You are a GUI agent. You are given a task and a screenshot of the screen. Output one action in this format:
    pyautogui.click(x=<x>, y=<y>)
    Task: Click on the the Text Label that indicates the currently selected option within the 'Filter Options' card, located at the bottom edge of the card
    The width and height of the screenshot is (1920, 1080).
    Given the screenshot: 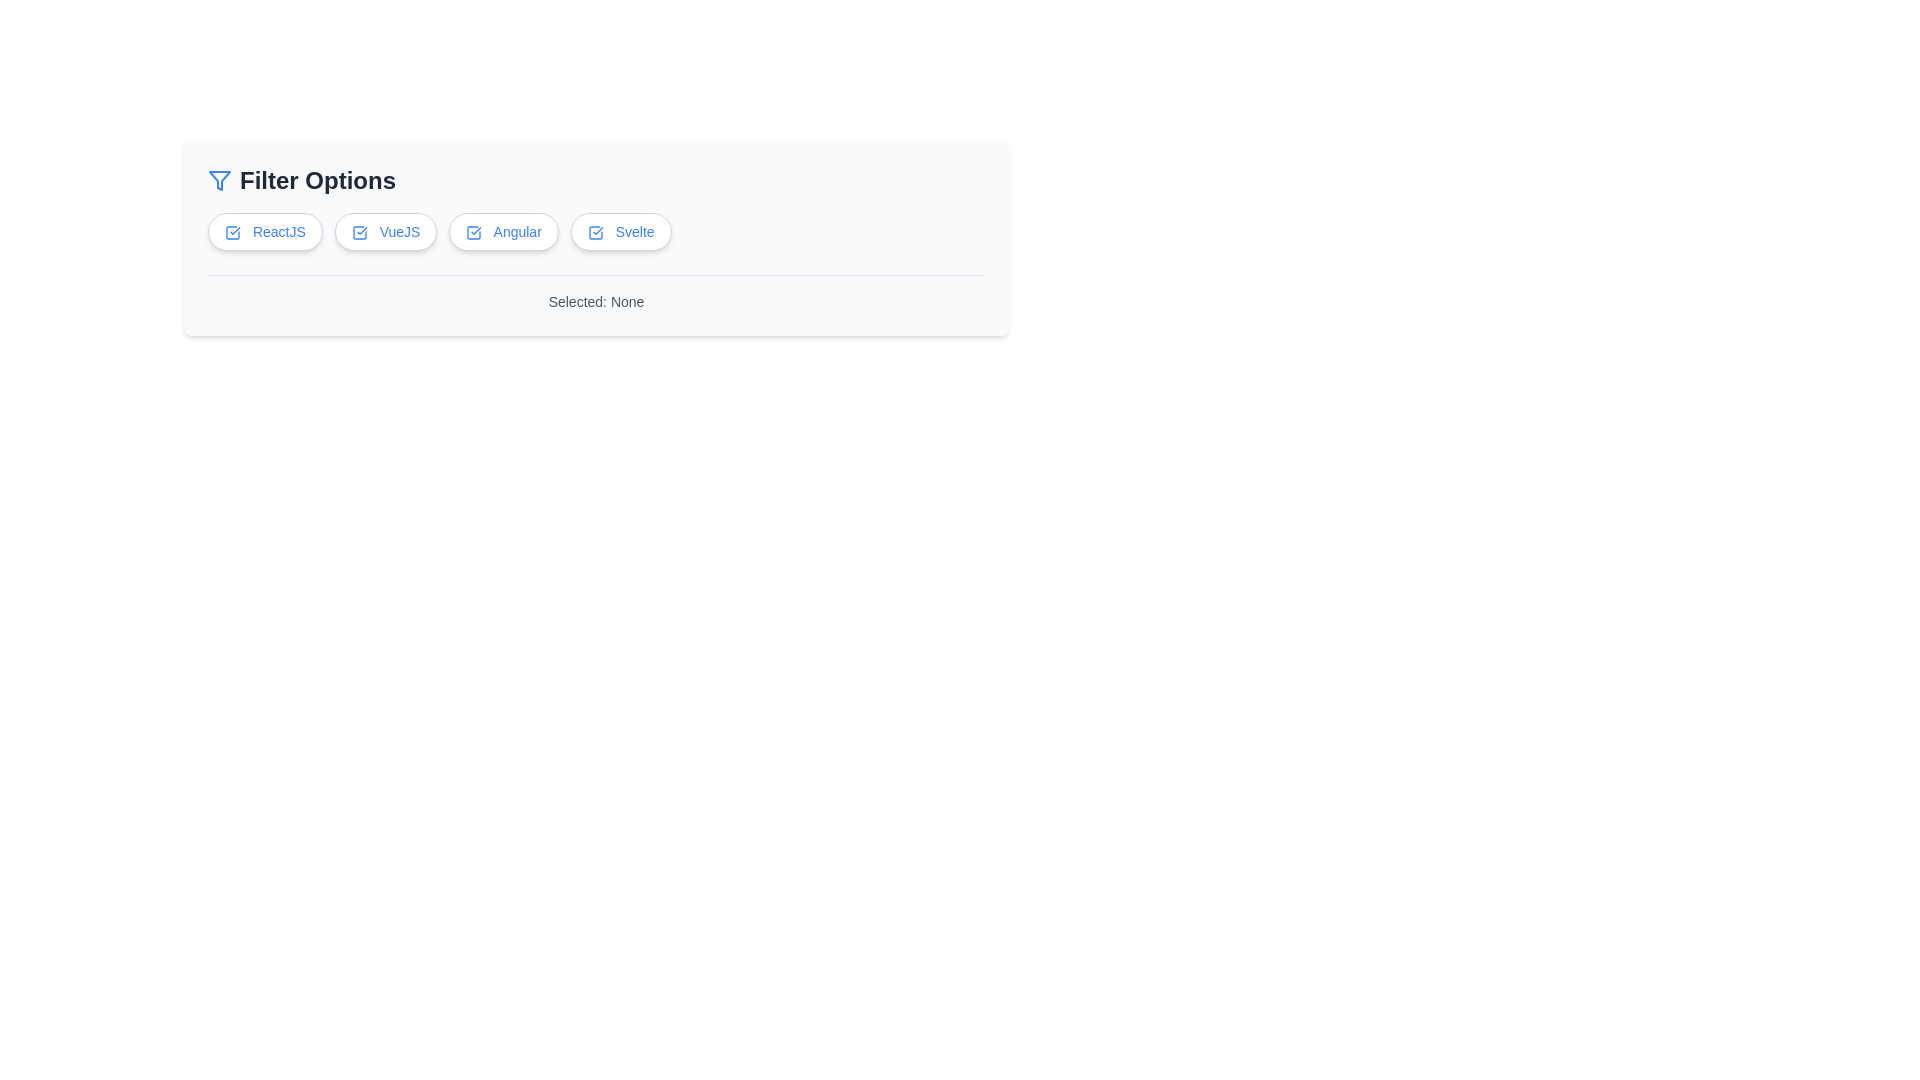 What is the action you would take?
    pyautogui.click(x=595, y=293)
    